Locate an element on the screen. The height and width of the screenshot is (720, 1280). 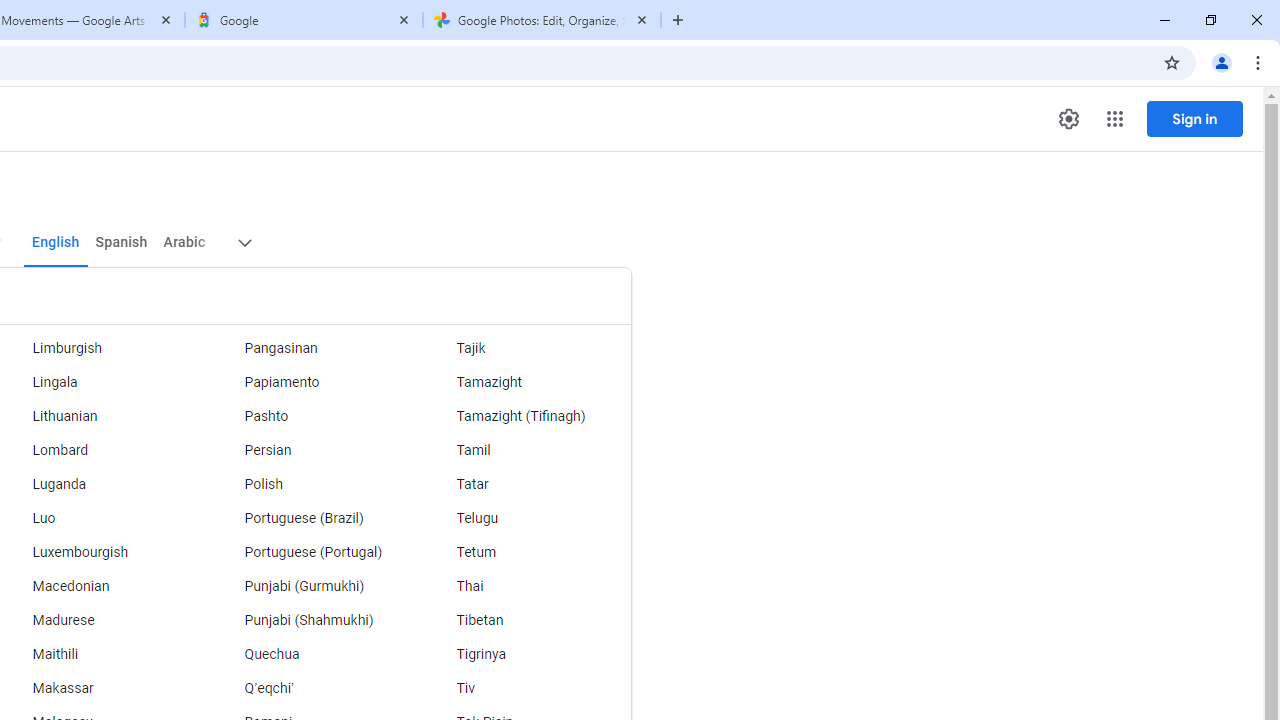
'Papiamento' is located at coordinates (311, 383).